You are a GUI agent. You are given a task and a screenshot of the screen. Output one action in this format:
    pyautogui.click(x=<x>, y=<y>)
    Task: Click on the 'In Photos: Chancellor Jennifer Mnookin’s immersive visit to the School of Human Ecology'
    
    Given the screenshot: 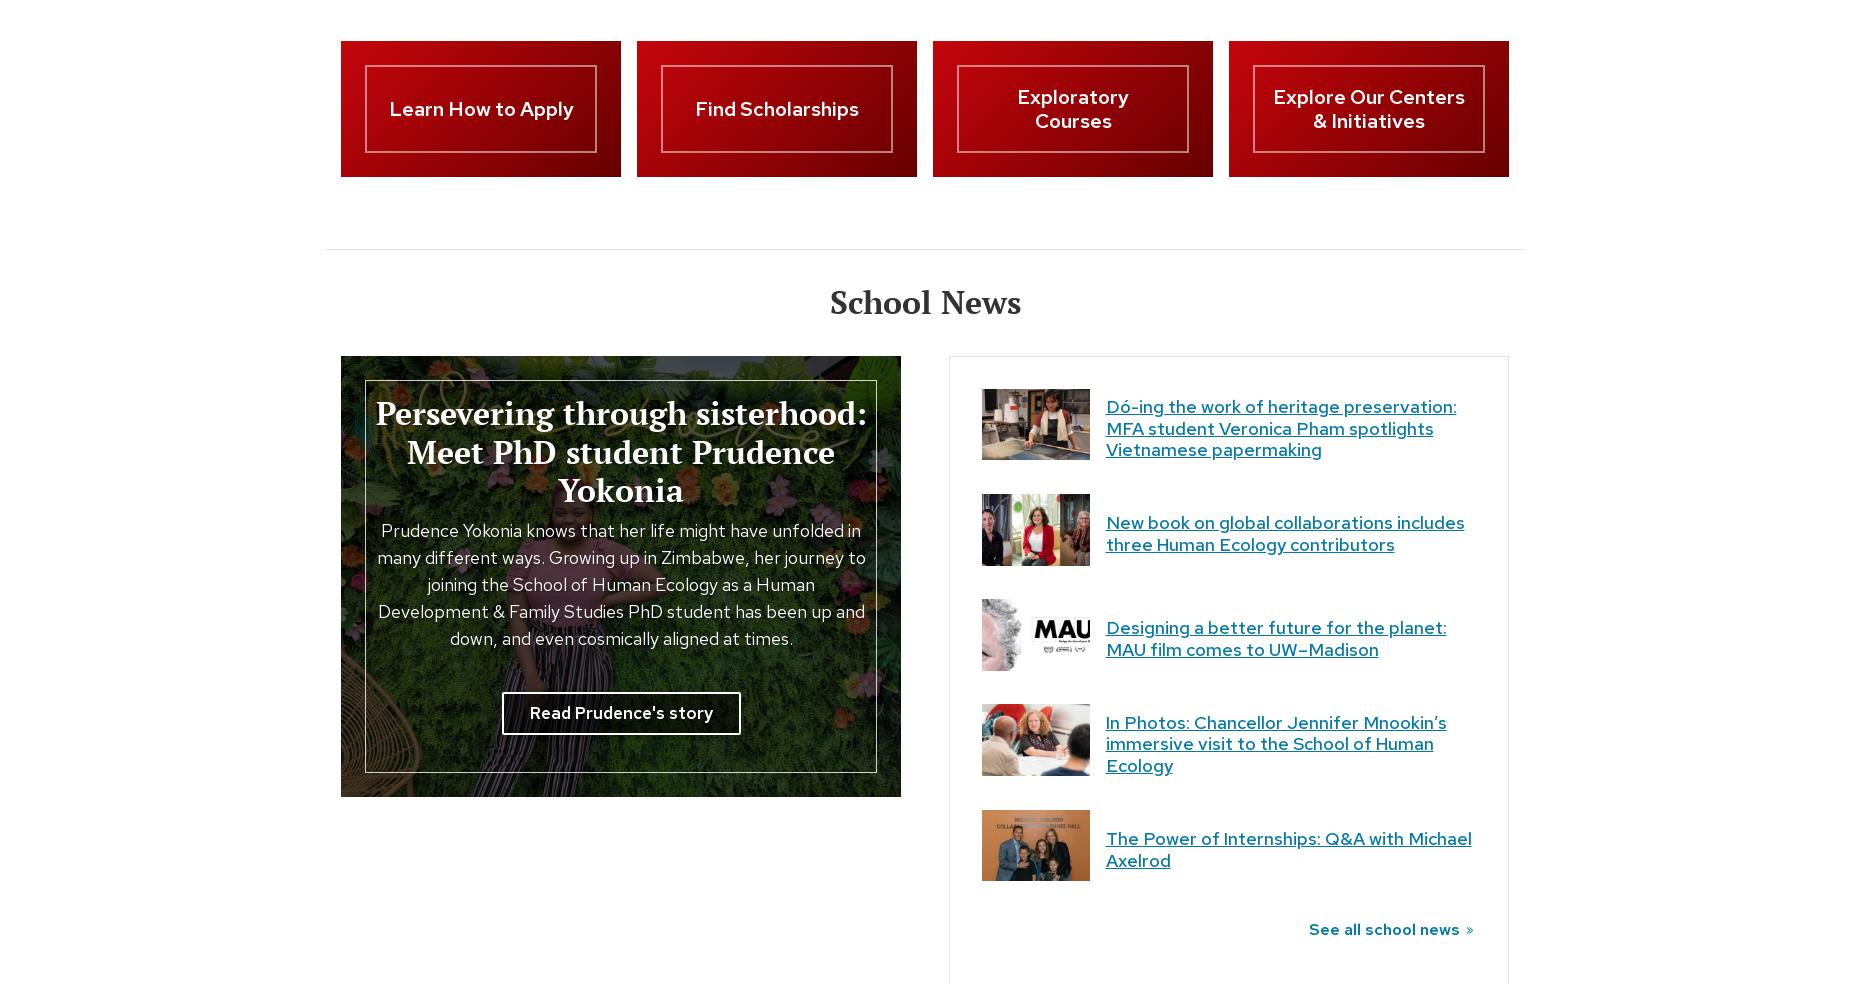 What is the action you would take?
    pyautogui.click(x=1274, y=742)
    